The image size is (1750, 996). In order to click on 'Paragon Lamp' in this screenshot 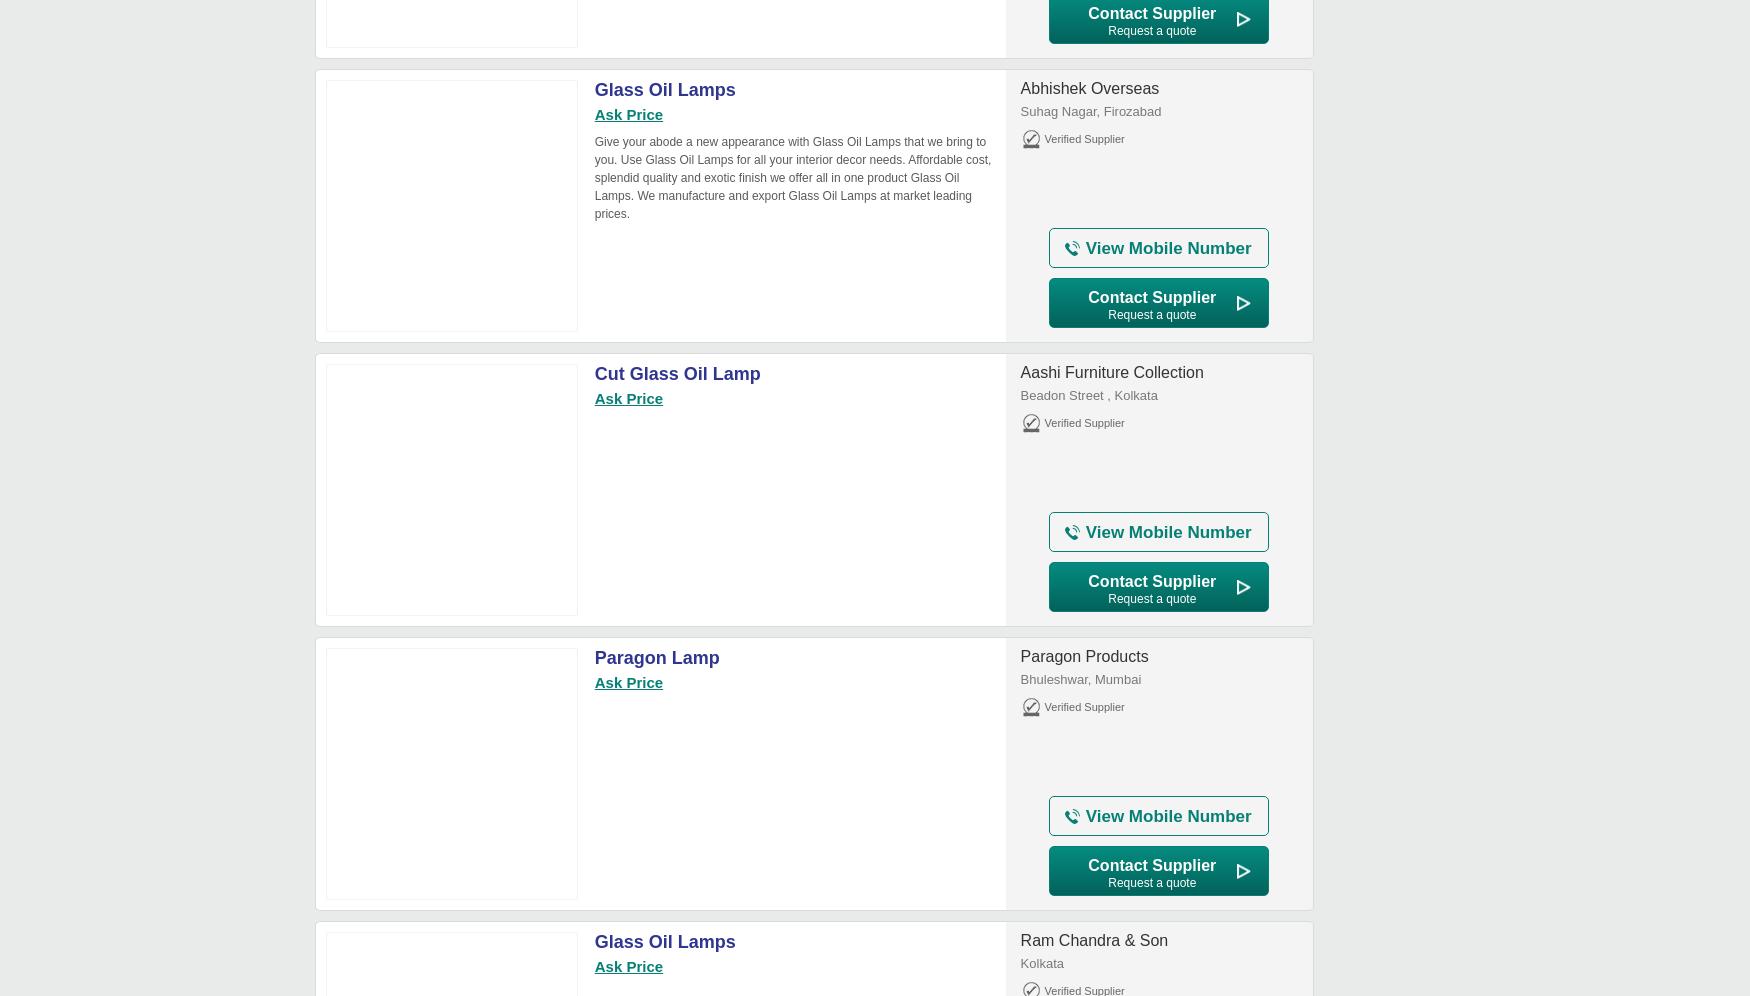, I will do `click(655, 656)`.